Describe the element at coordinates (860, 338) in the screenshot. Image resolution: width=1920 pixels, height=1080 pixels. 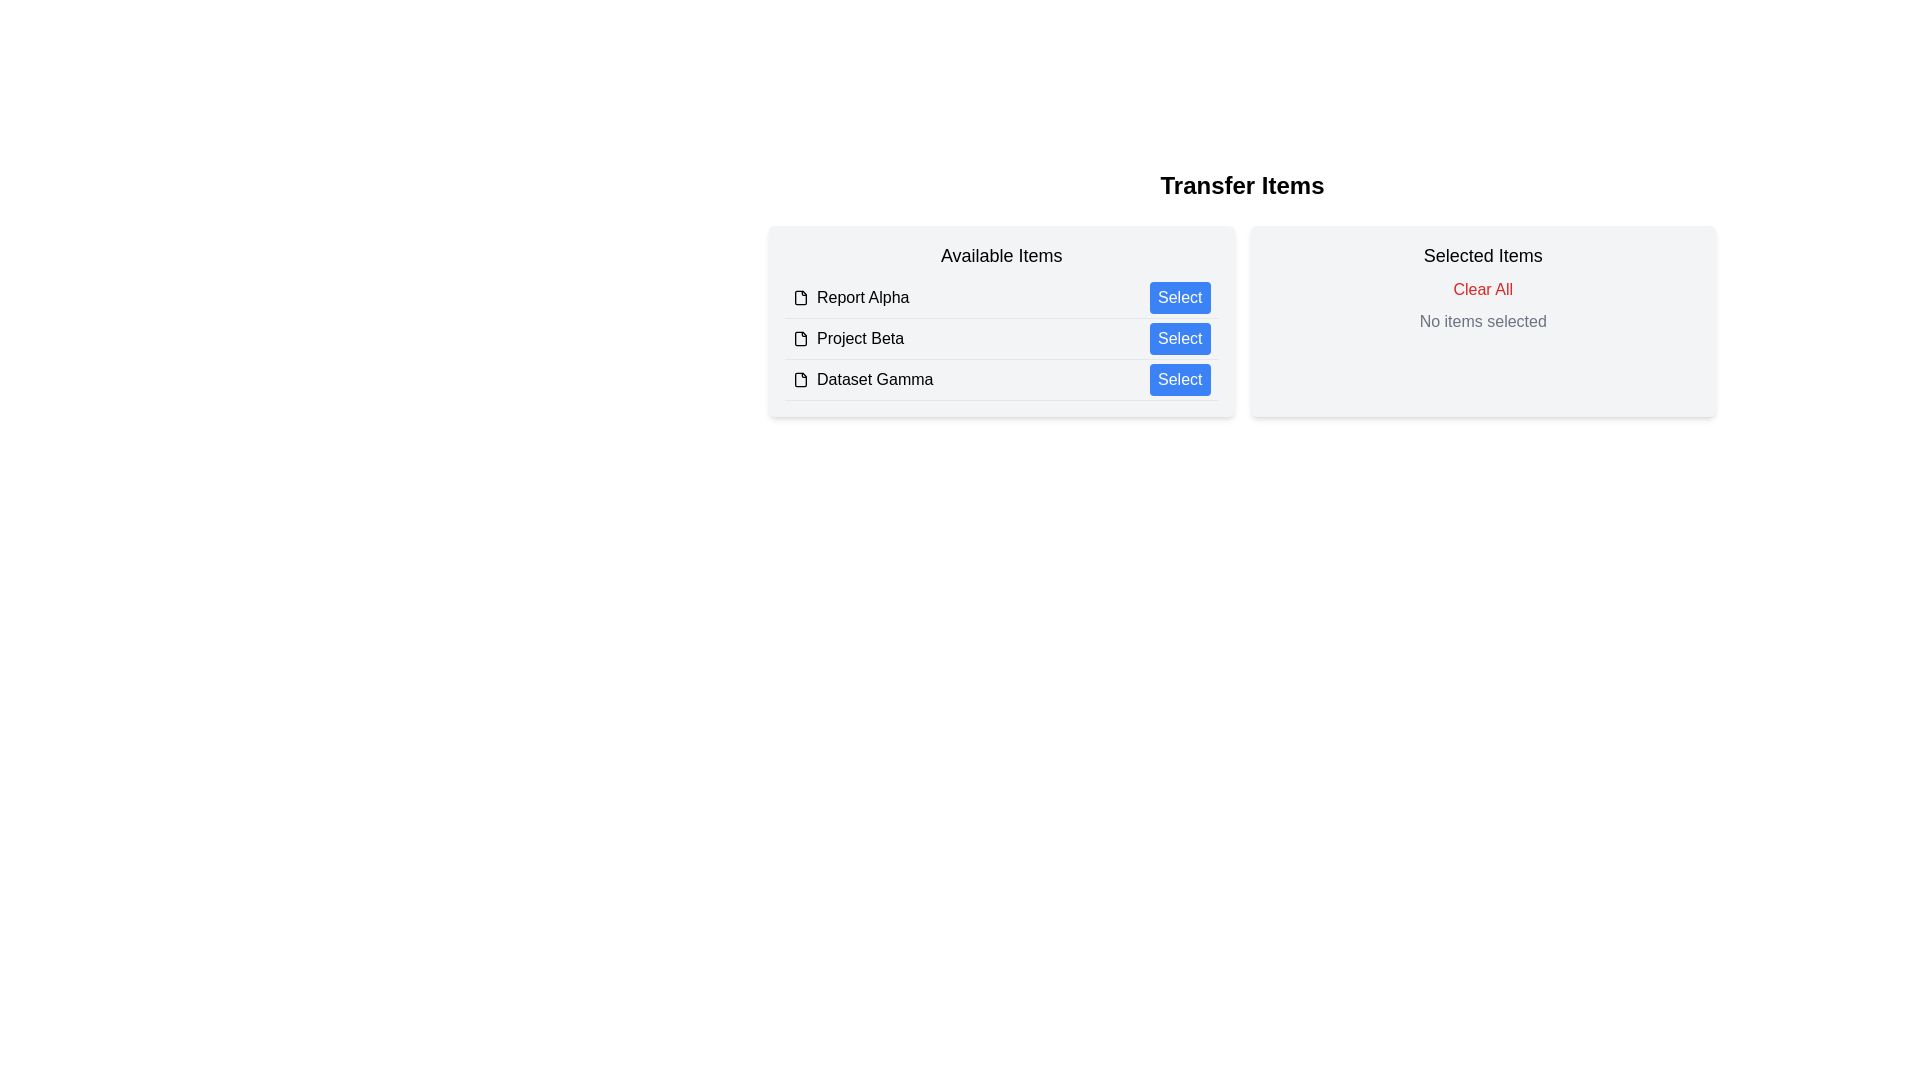
I see `the text element displaying 'Project Beta', which is the second item` at that location.